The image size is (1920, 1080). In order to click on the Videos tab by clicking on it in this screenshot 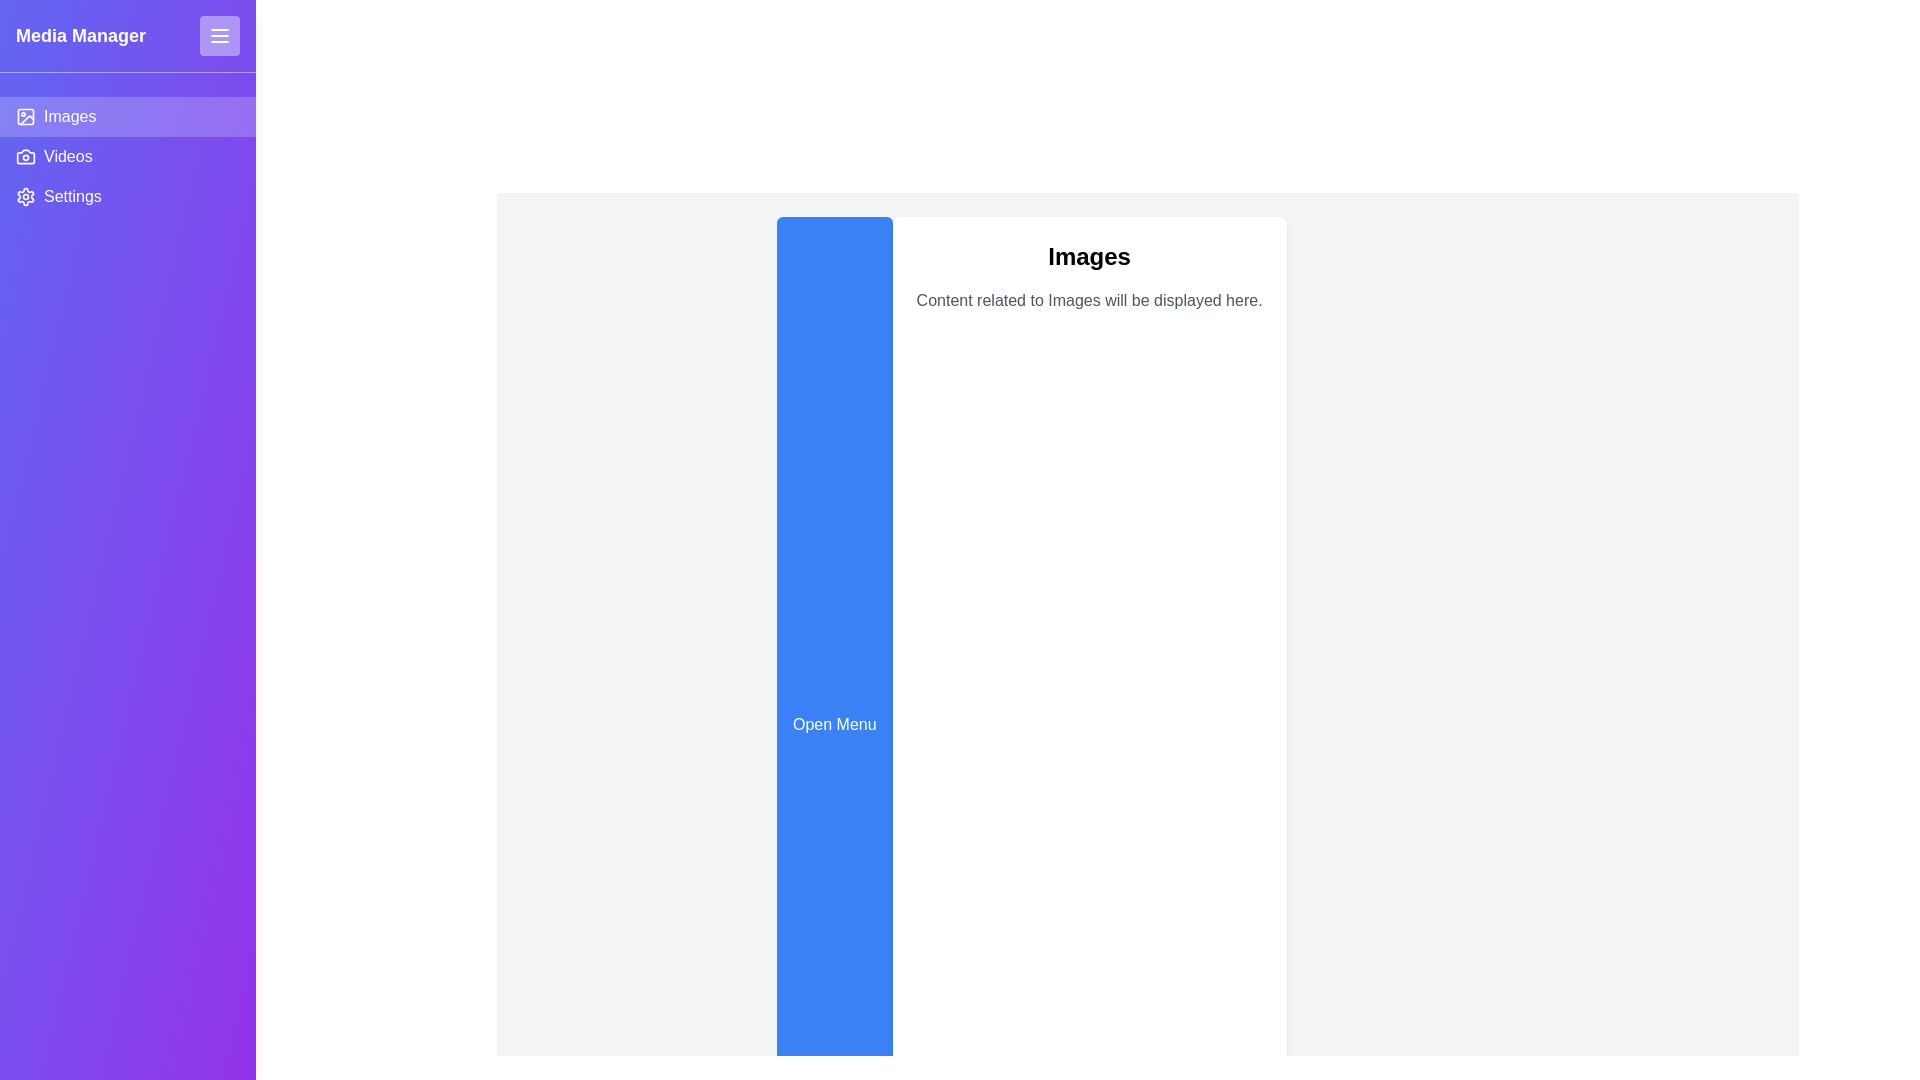, I will do `click(127, 156)`.